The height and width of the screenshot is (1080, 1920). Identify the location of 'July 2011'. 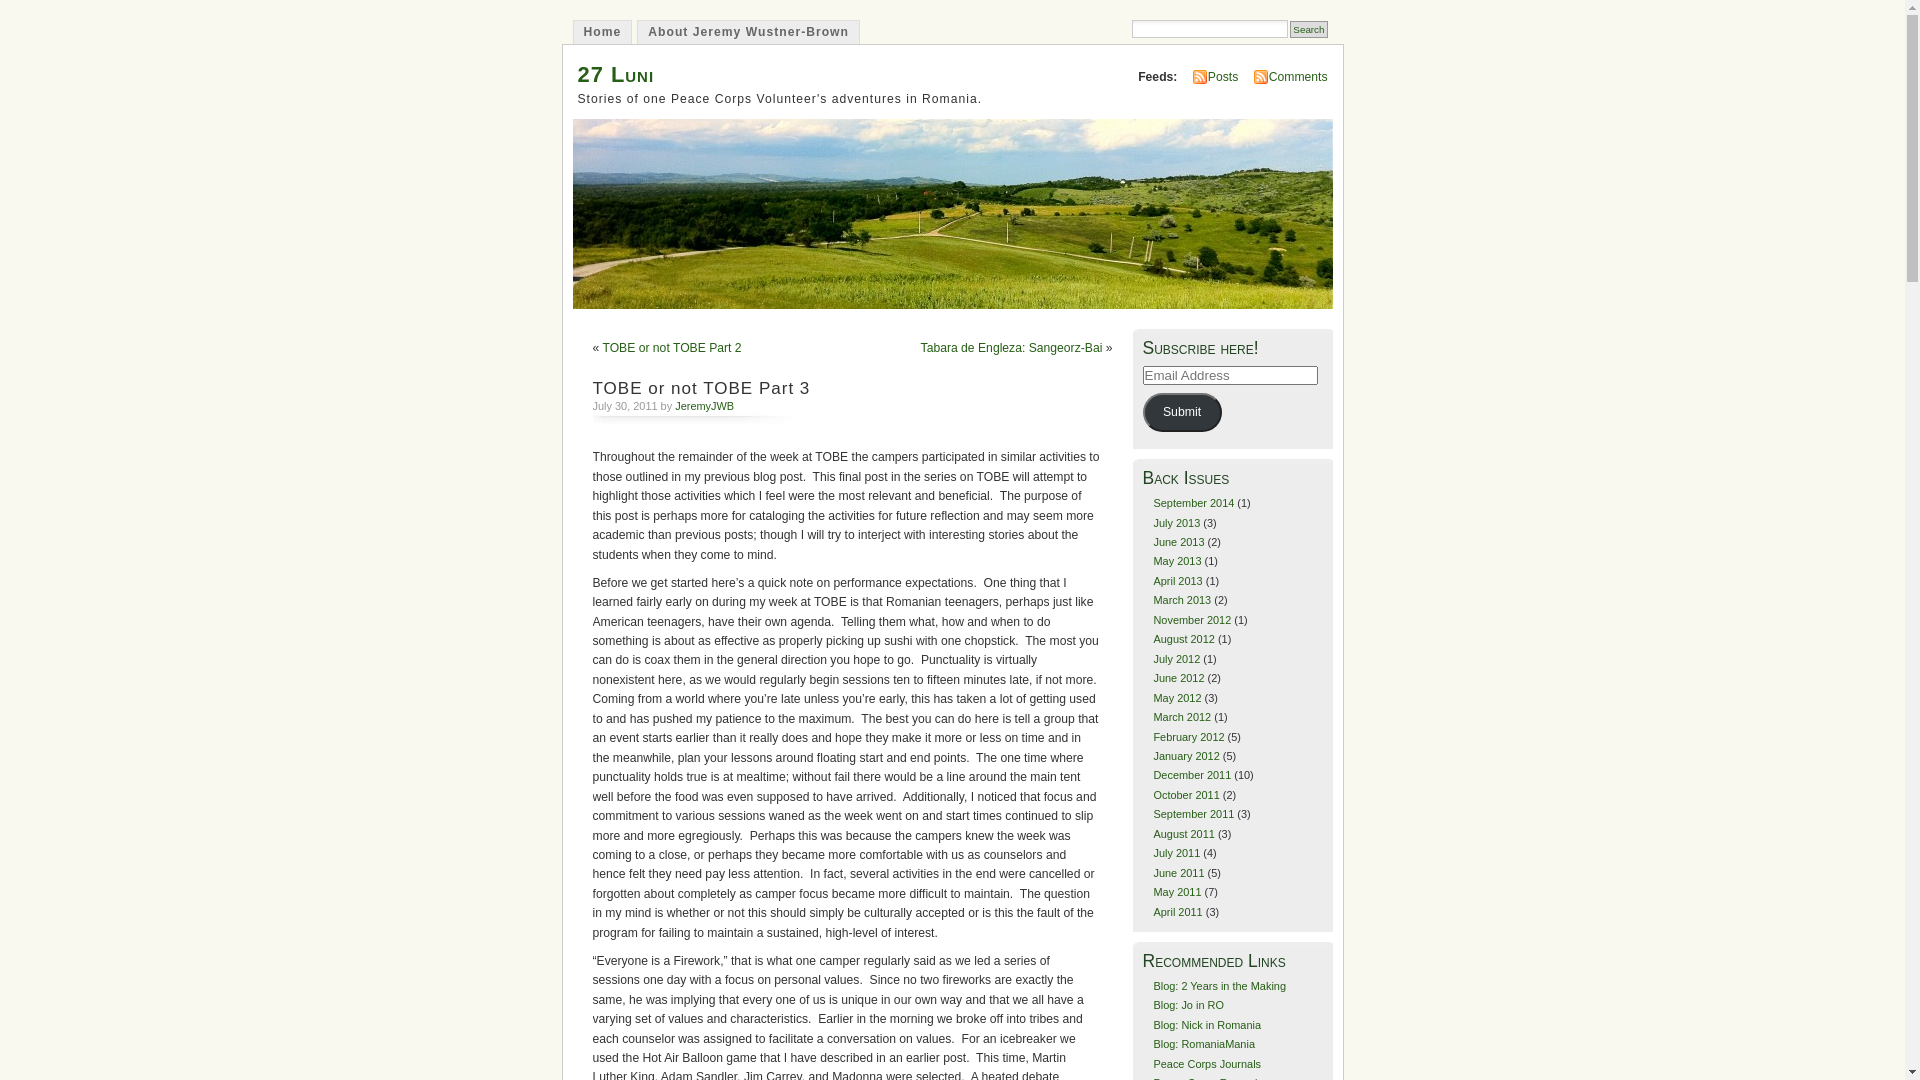
(1152, 852).